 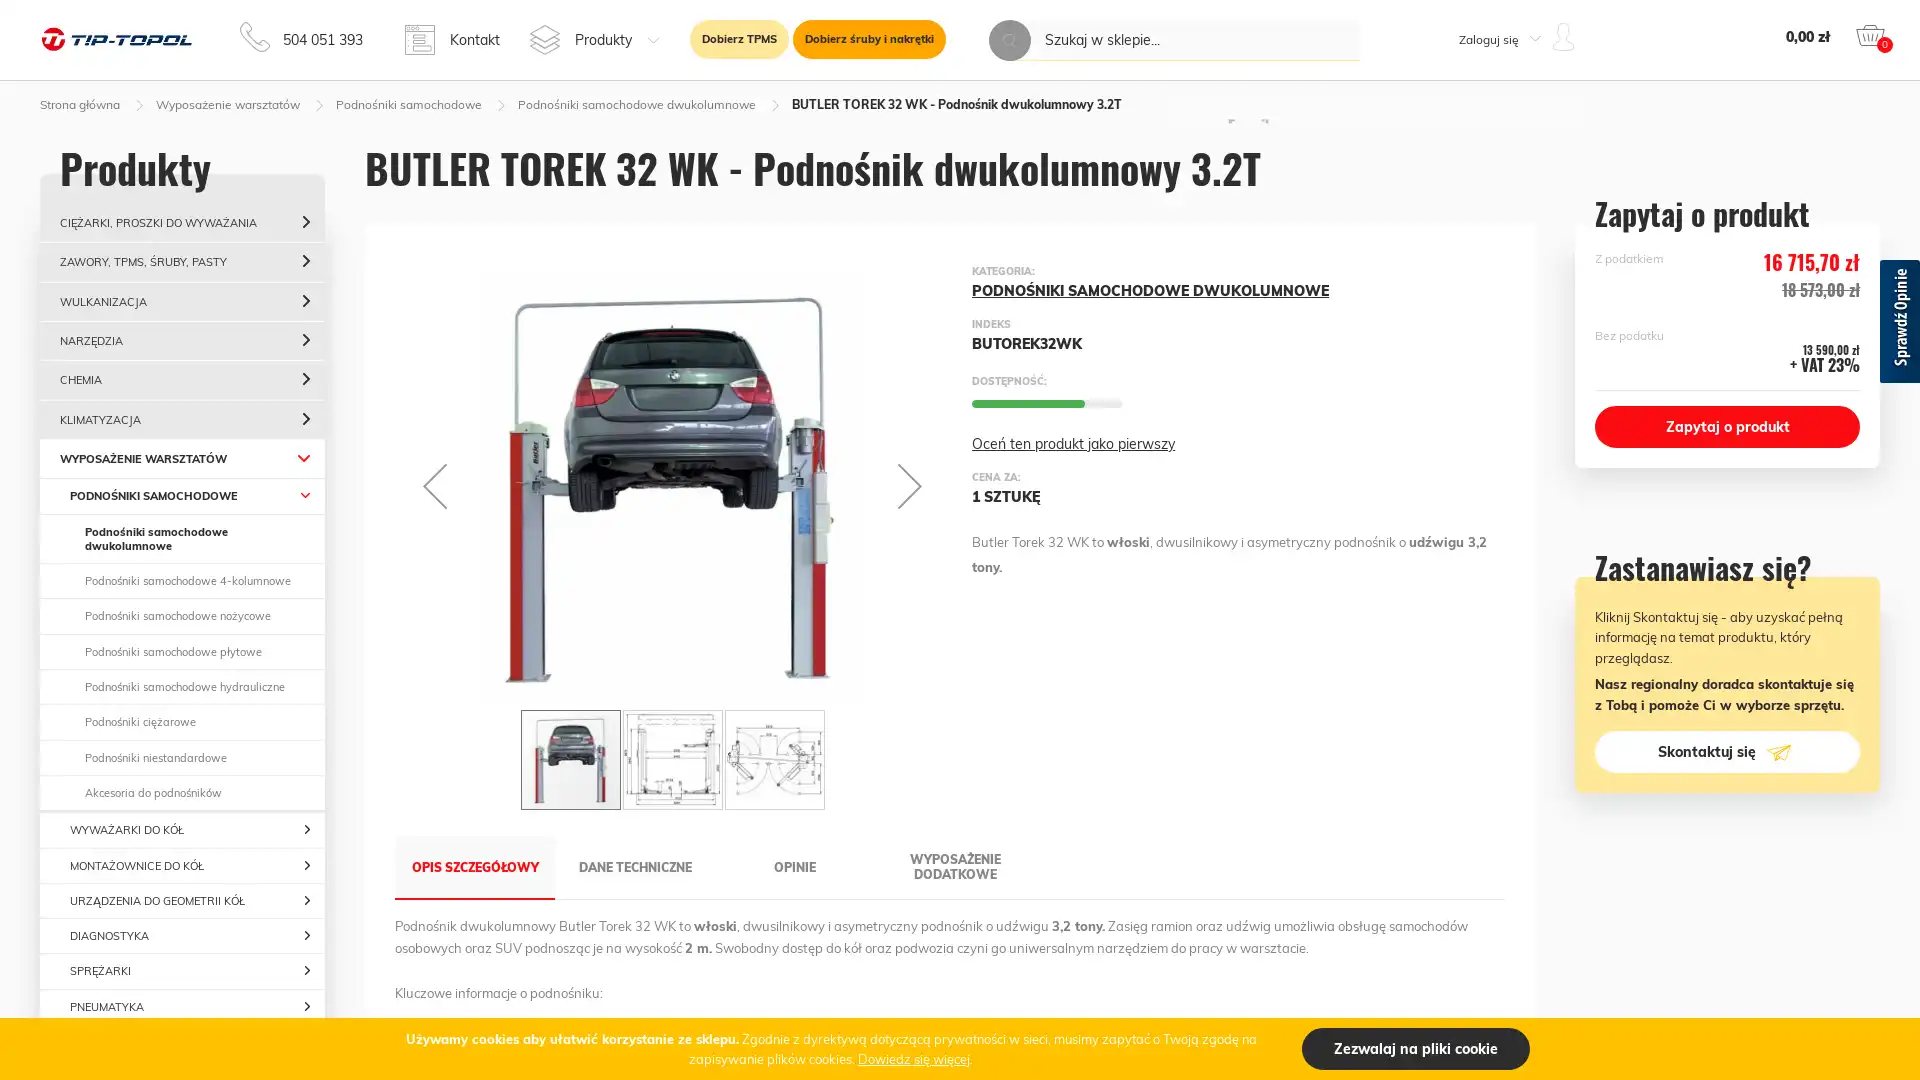 I want to click on BUTLER TOREK 32 WK - Podnosnik dwukolumnowy 3.2T, so click(x=672, y=759).